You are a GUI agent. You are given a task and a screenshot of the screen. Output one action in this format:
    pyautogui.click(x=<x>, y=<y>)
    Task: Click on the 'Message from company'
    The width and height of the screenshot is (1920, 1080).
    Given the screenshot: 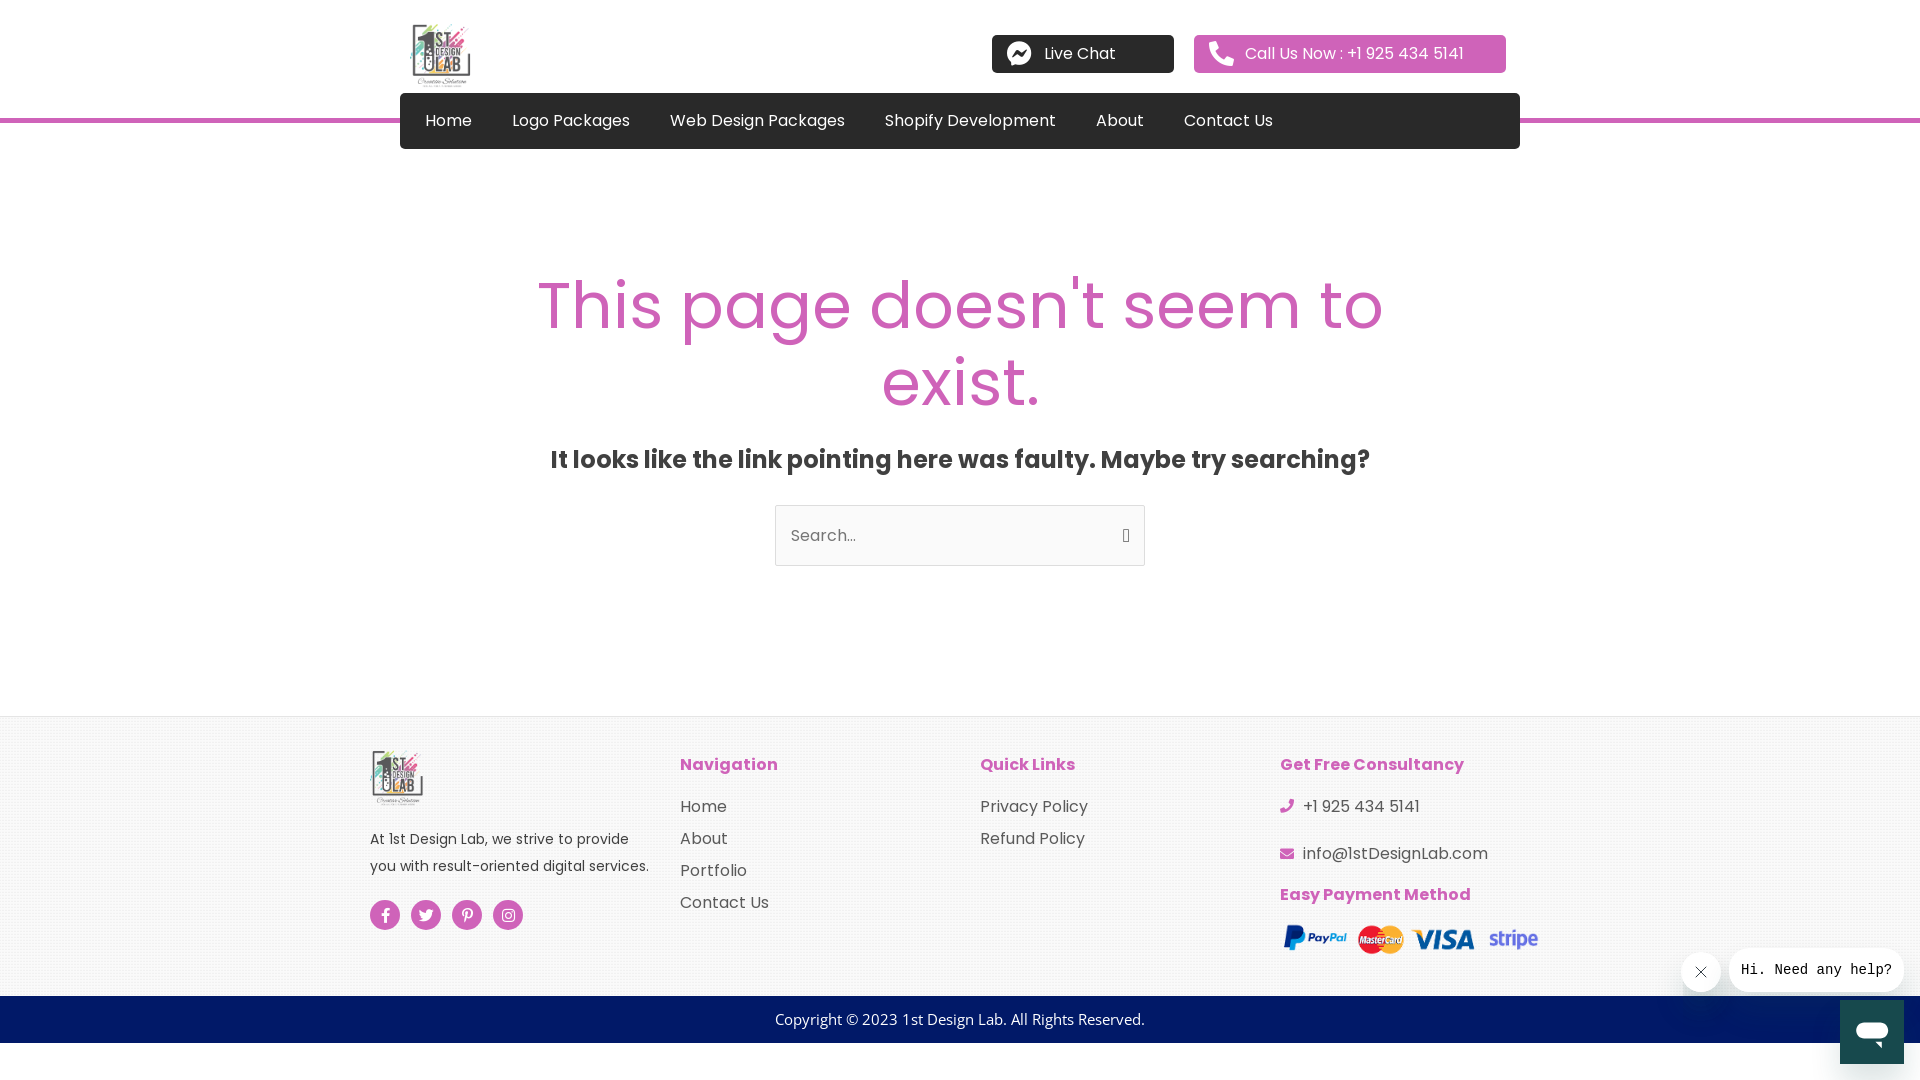 What is the action you would take?
    pyautogui.click(x=1816, y=968)
    